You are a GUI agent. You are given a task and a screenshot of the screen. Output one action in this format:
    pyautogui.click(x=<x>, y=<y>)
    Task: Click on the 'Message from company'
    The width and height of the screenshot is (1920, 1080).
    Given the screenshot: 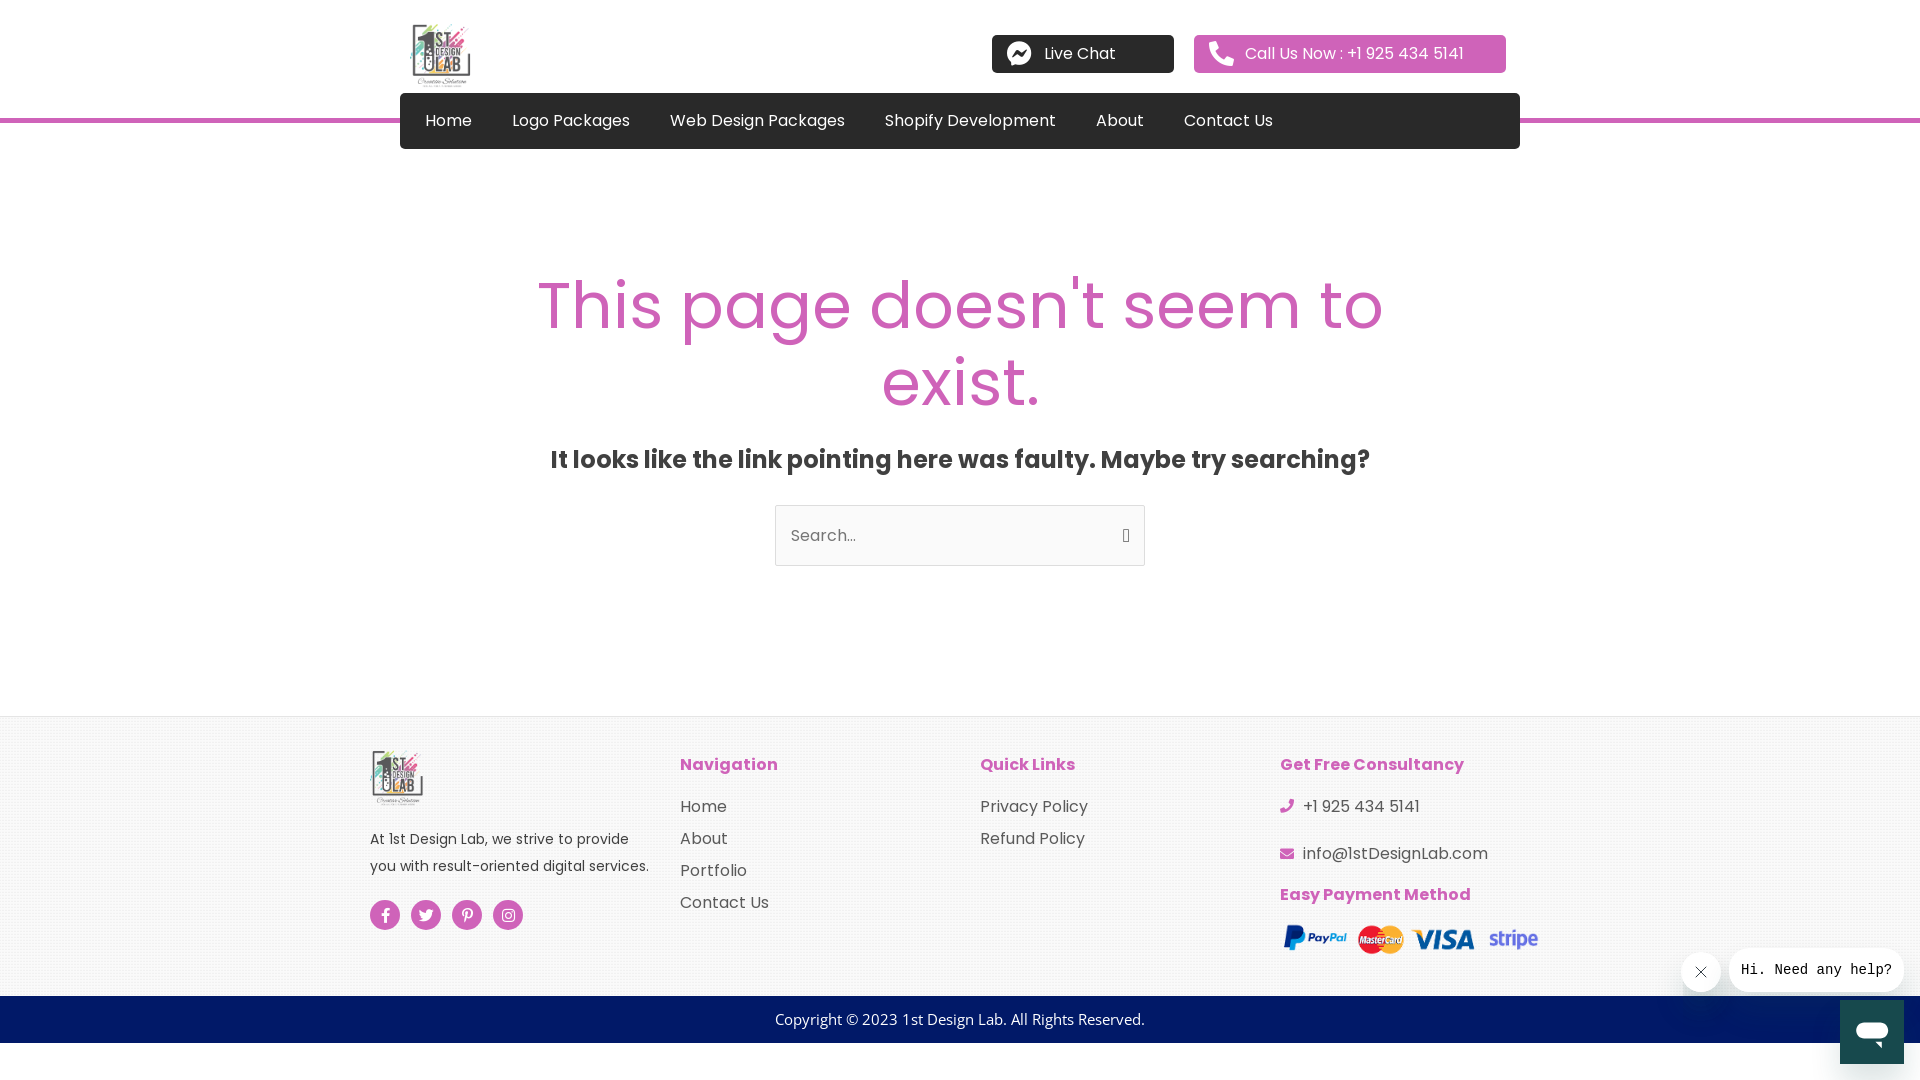 What is the action you would take?
    pyautogui.click(x=1816, y=968)
    